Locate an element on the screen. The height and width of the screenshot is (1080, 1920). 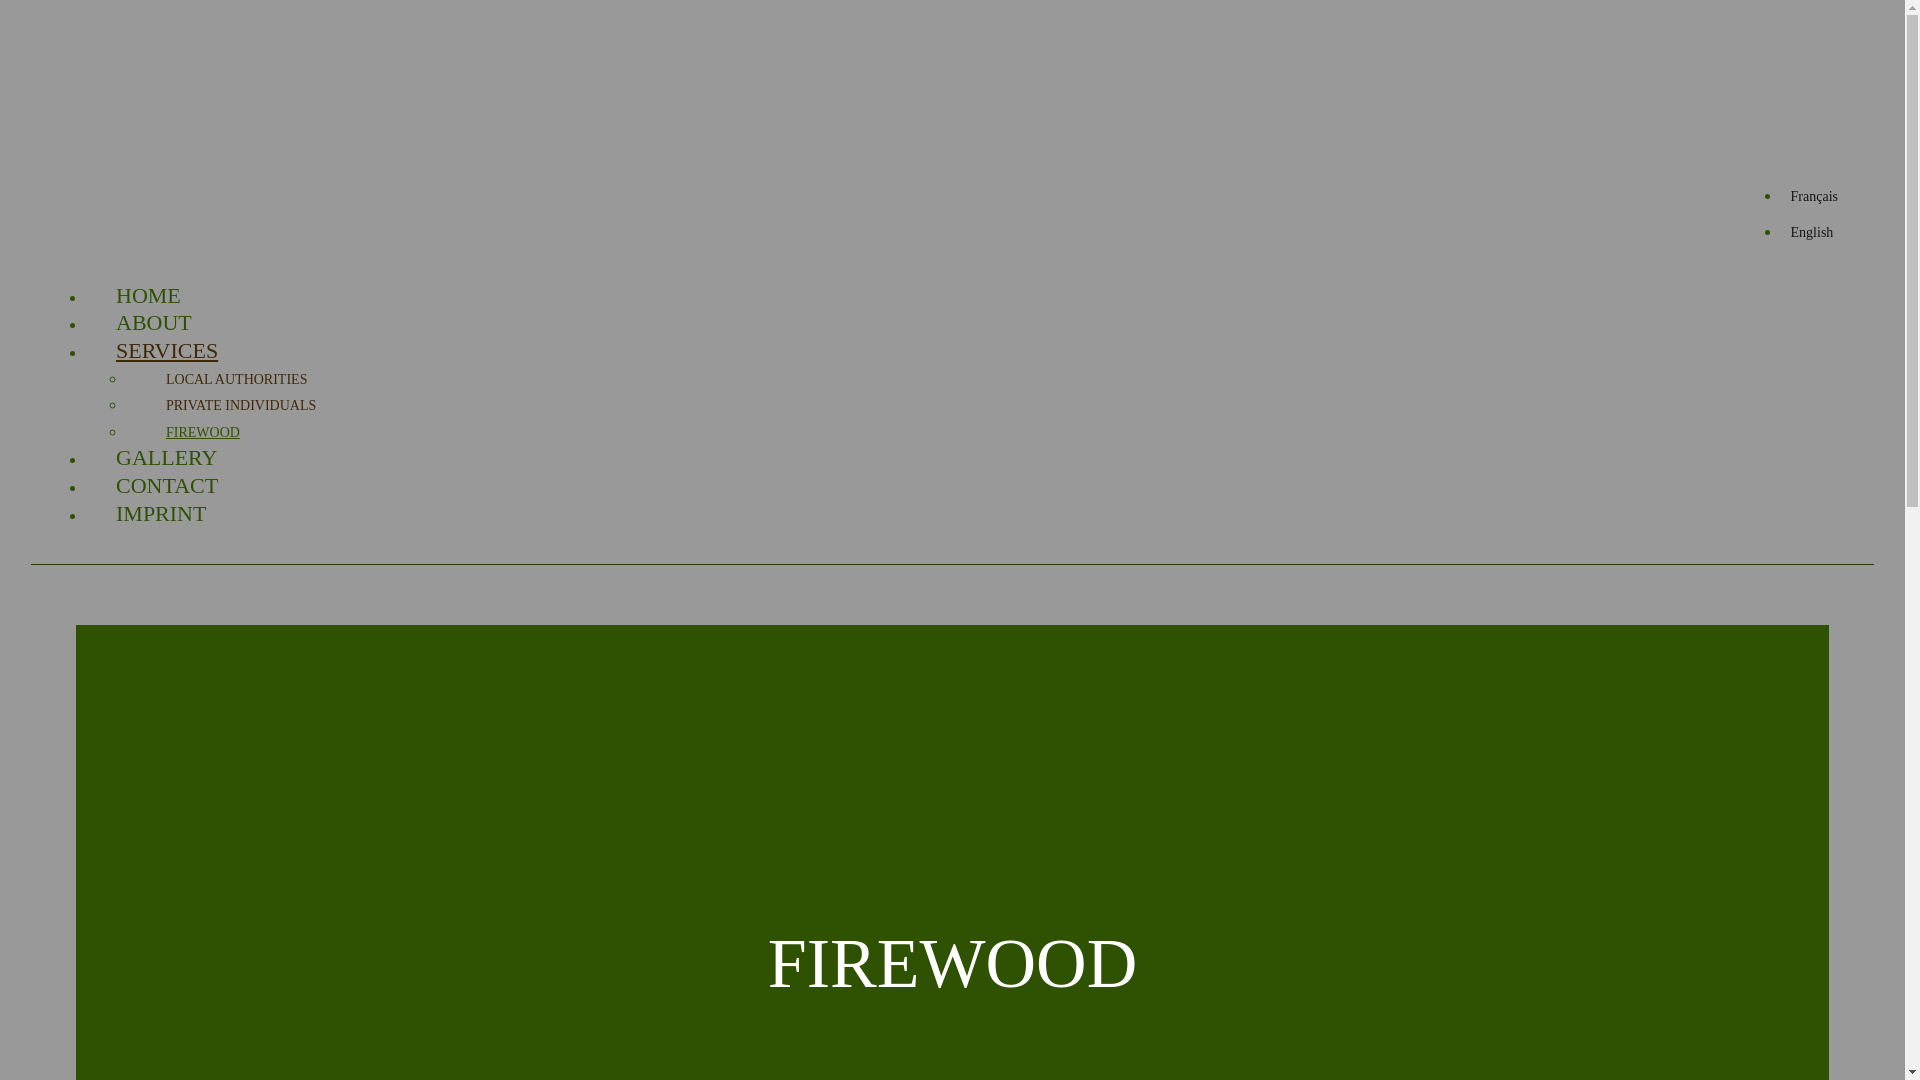
'ABOUT' is located at coordinates (152, 322).